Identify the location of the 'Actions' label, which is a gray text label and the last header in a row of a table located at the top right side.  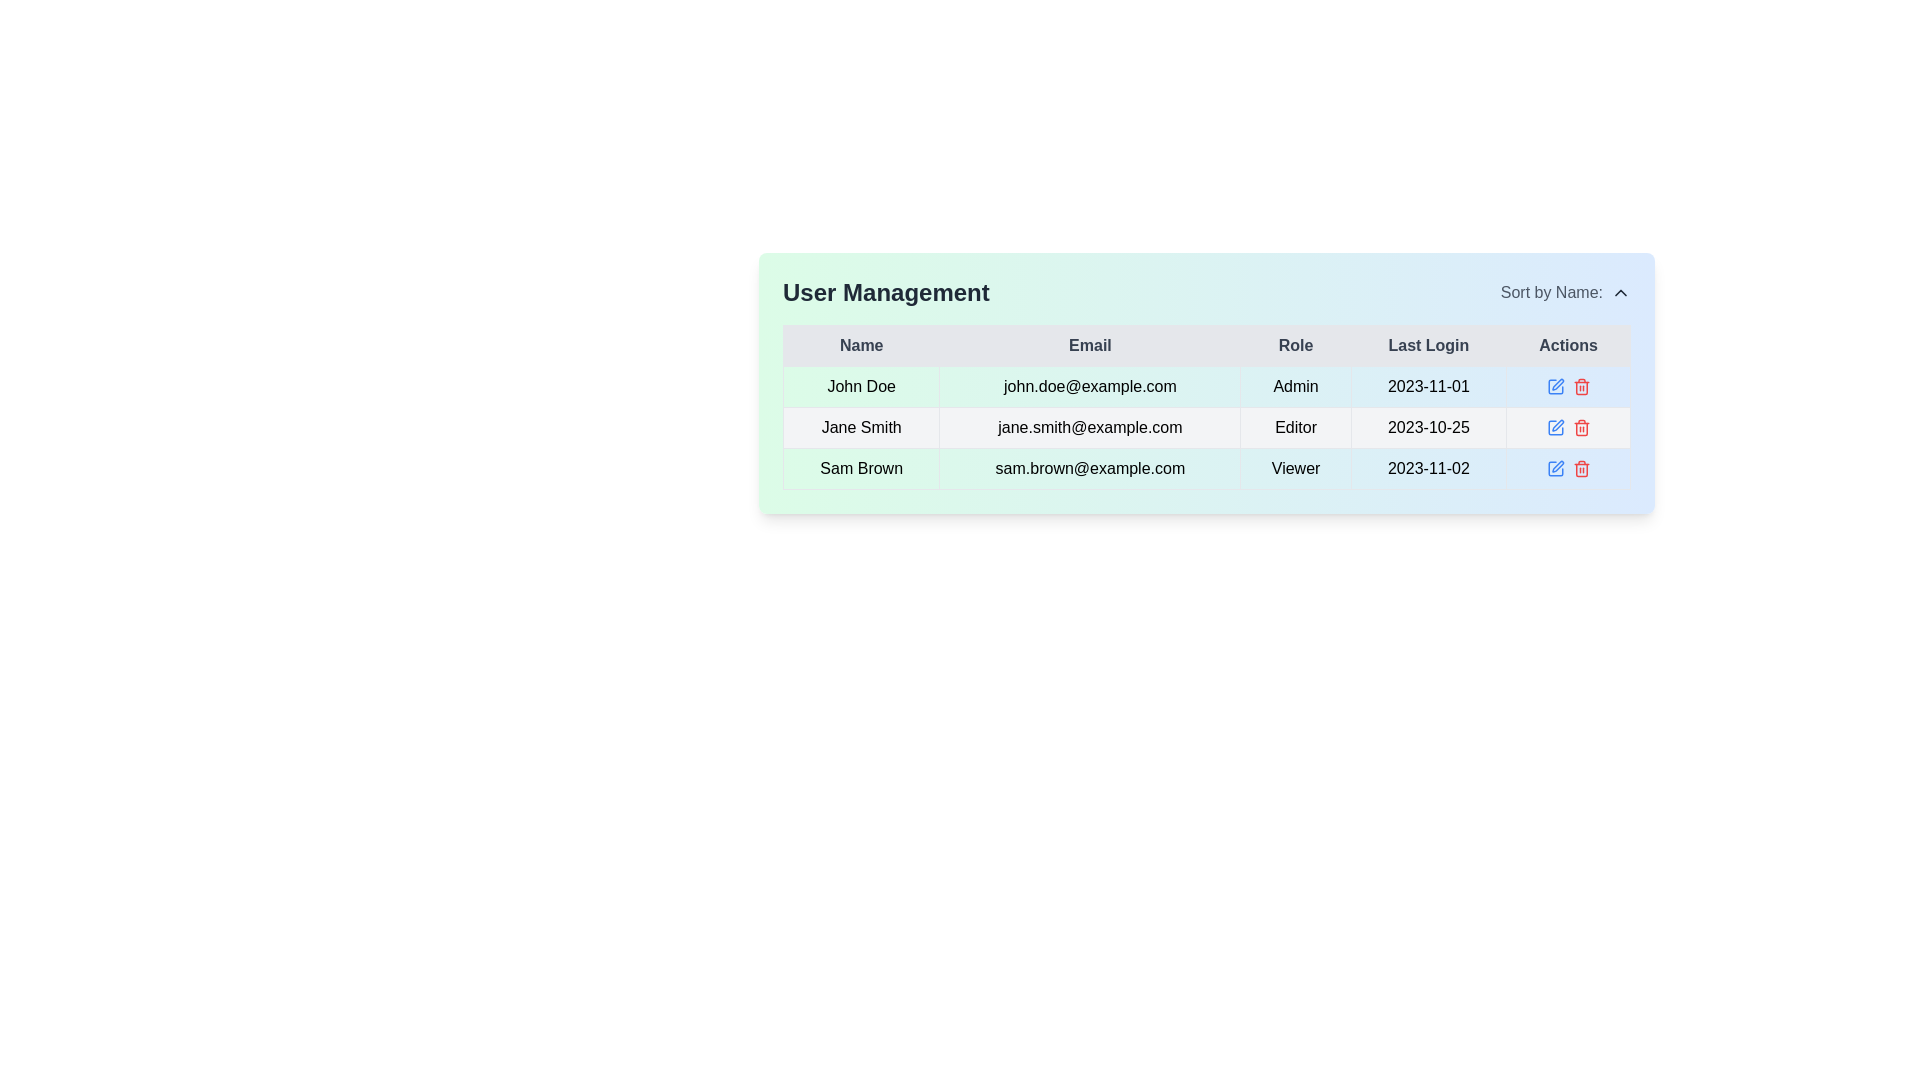
(1567, 345).